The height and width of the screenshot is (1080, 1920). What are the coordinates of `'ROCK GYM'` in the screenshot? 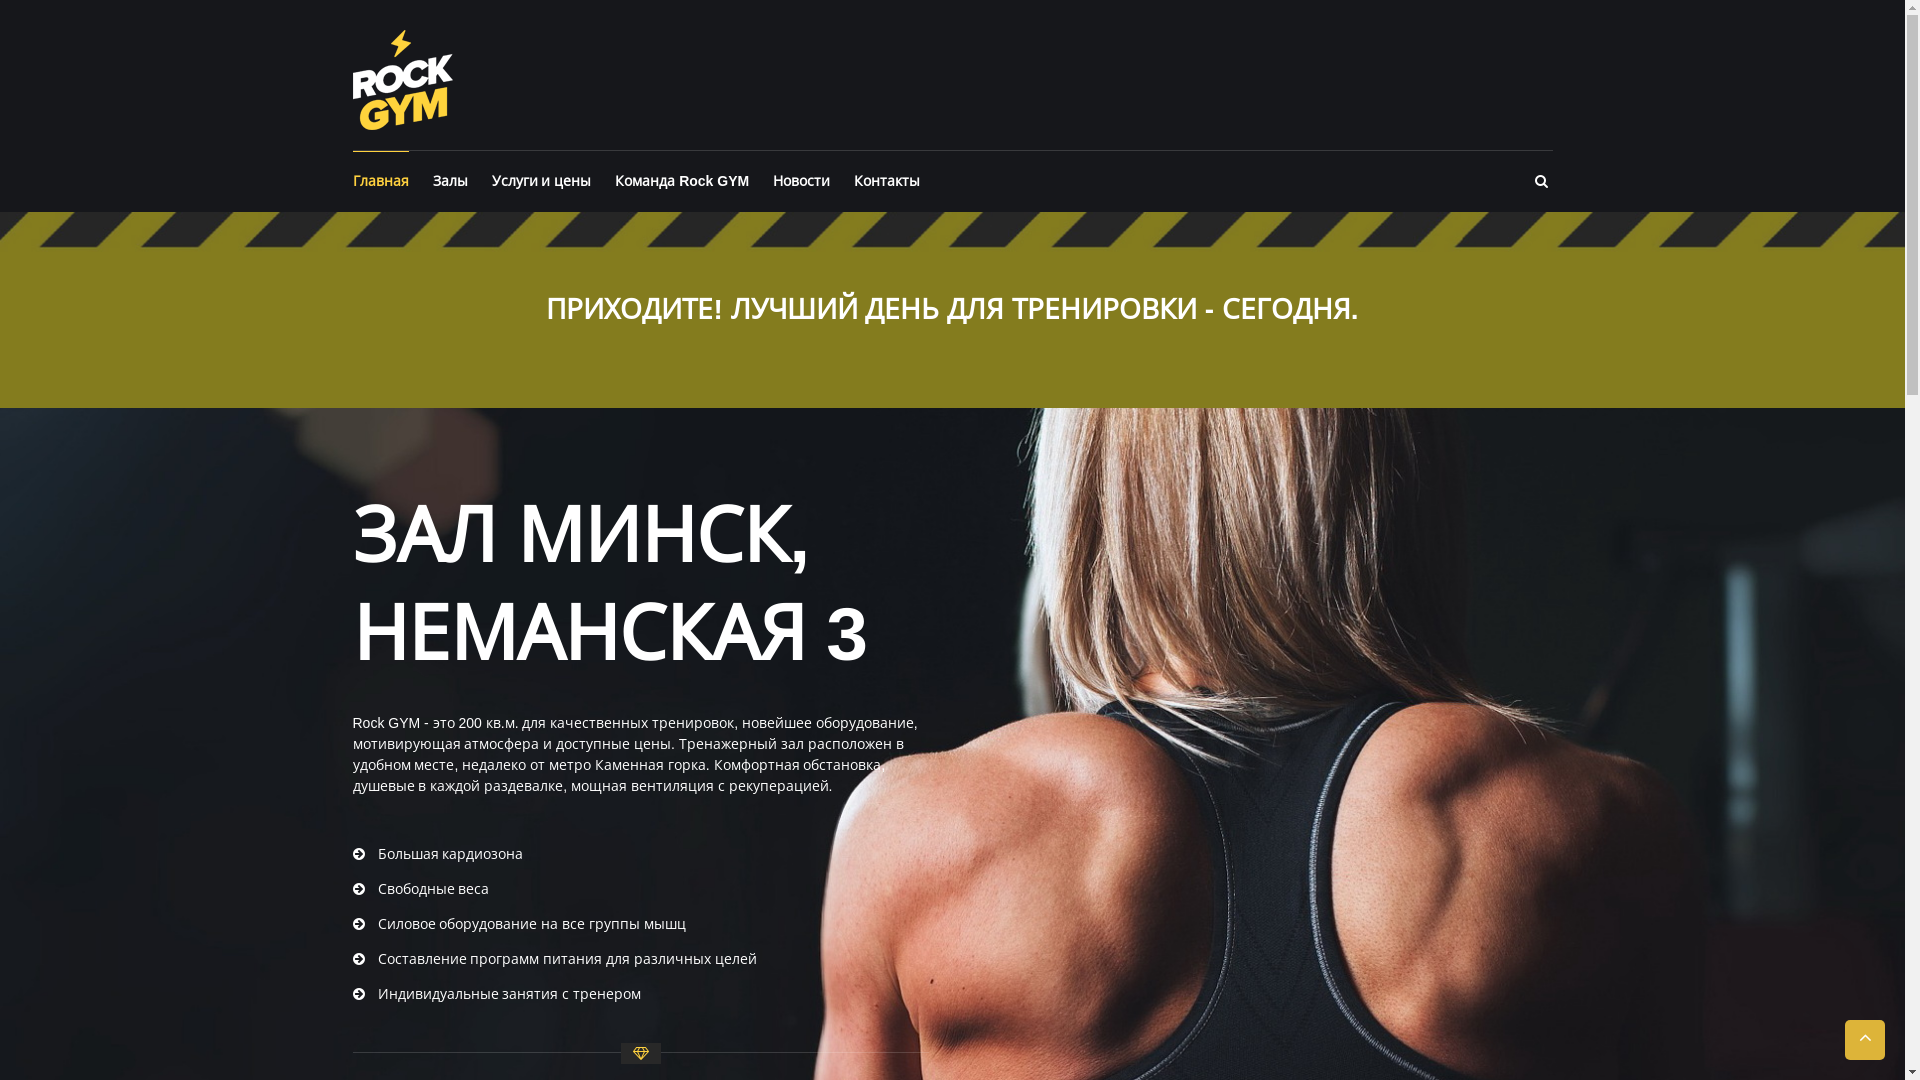 It's located at (570, 42).